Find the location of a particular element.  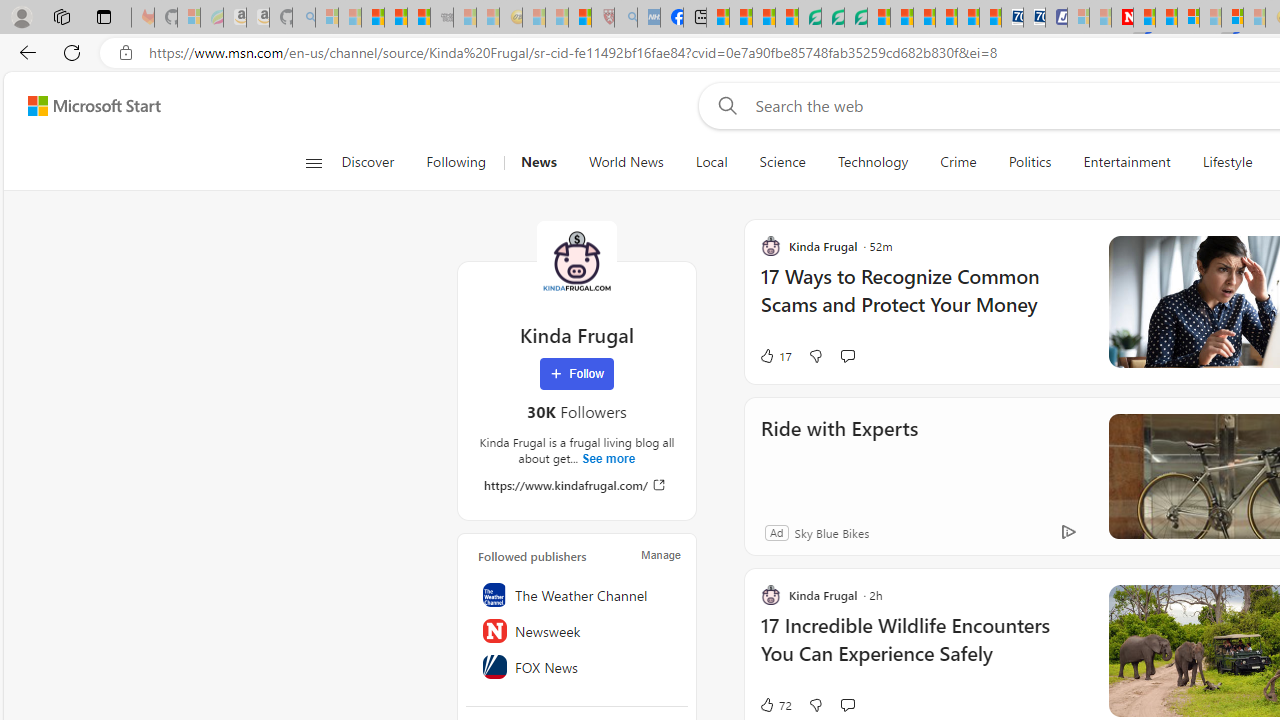

'Sky Blue Bikes' is located at coordinates (831, 531).